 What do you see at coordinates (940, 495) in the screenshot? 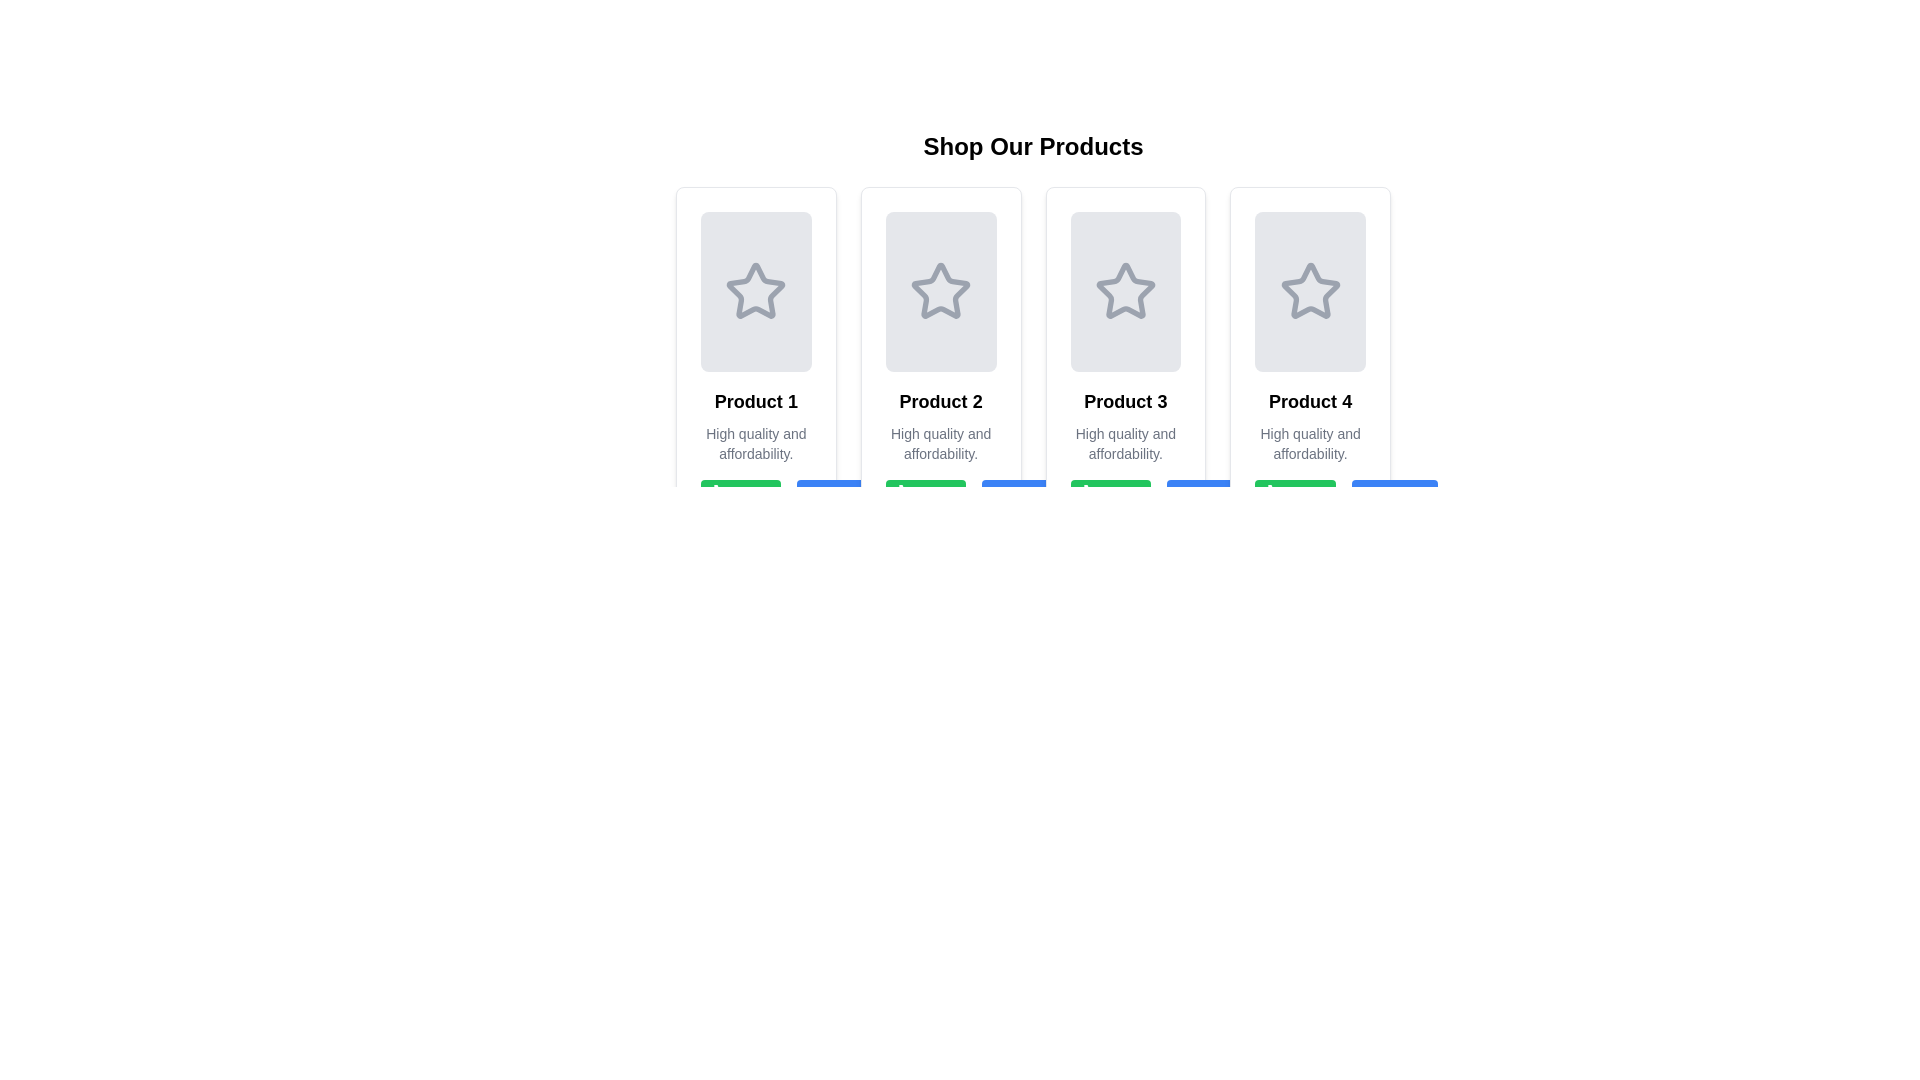
I see `the 'Add' button in the Action button group located below the description text of the product card labeled 'Product 2'` at bounding box center [940, 495].